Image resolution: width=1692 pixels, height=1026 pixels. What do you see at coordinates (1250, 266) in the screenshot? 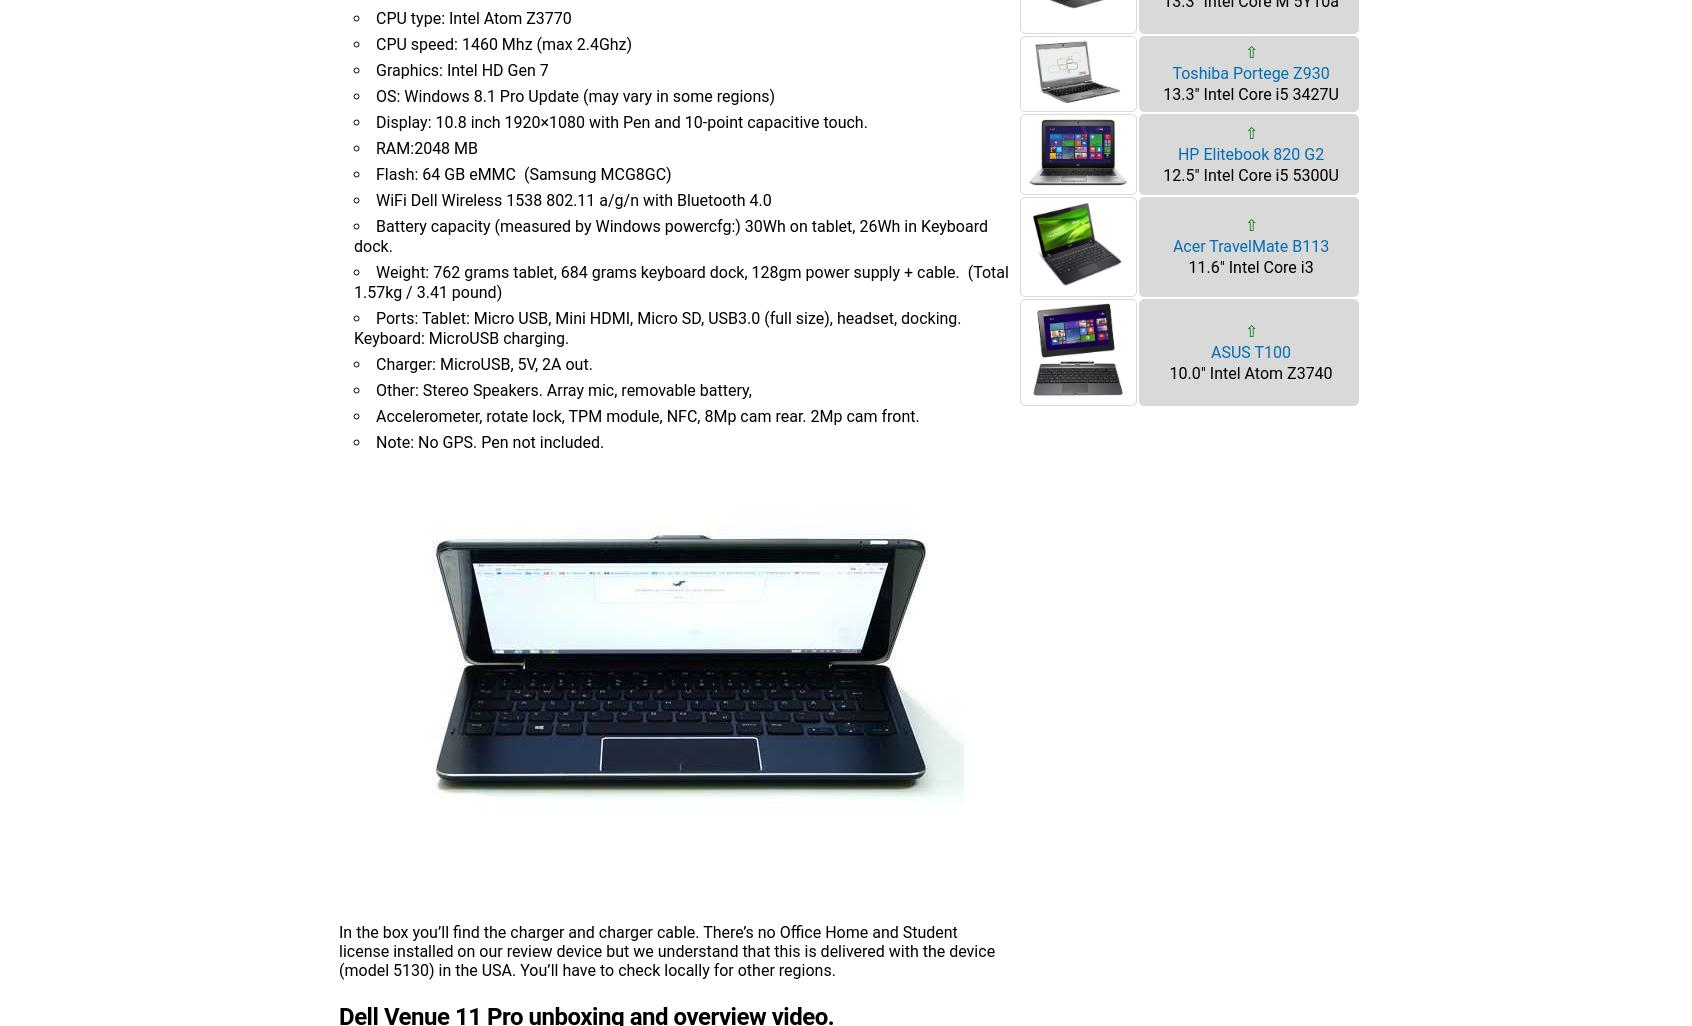
I see `'11.6"  Intel Core i3'` at bounding box center [1250, 266].